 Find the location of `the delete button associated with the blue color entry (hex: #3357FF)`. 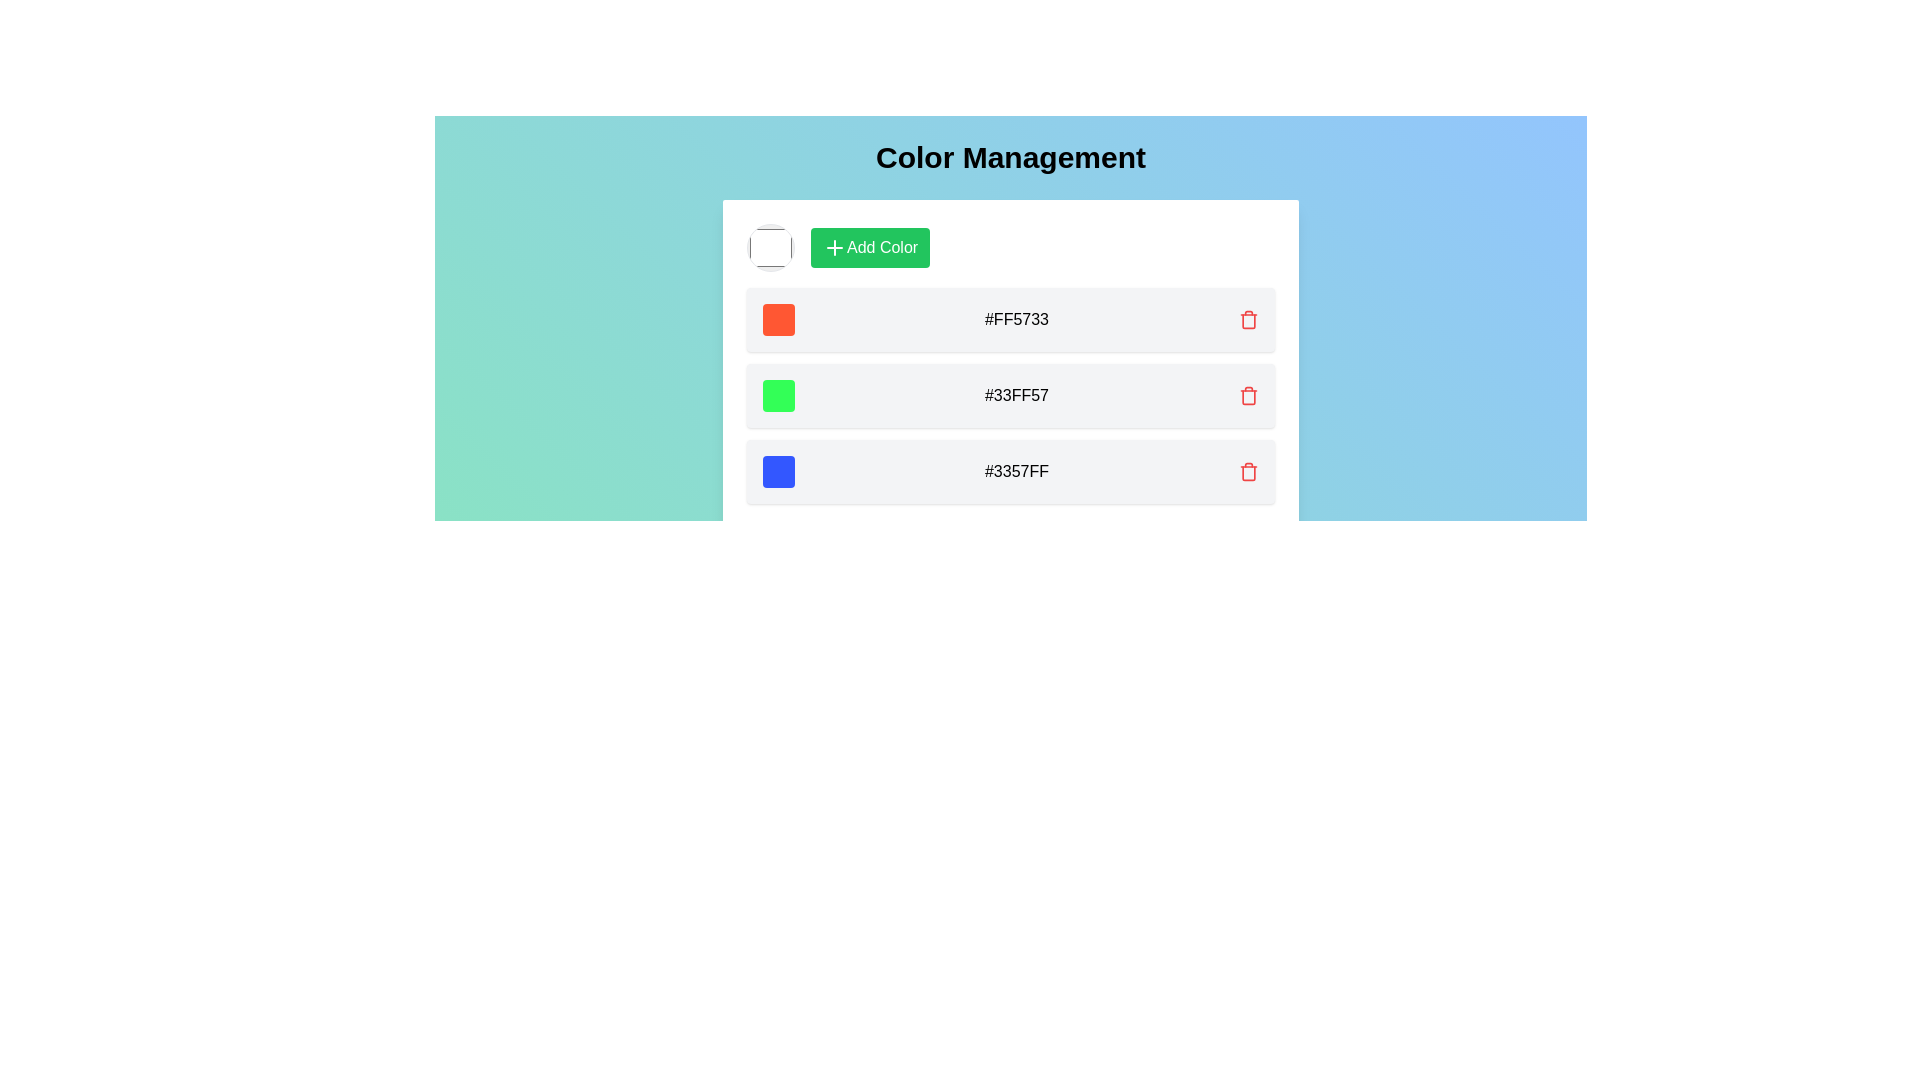

the delete button associated with the blue color entry (hex: #3357FF) is located at coordinates (1247, 471).